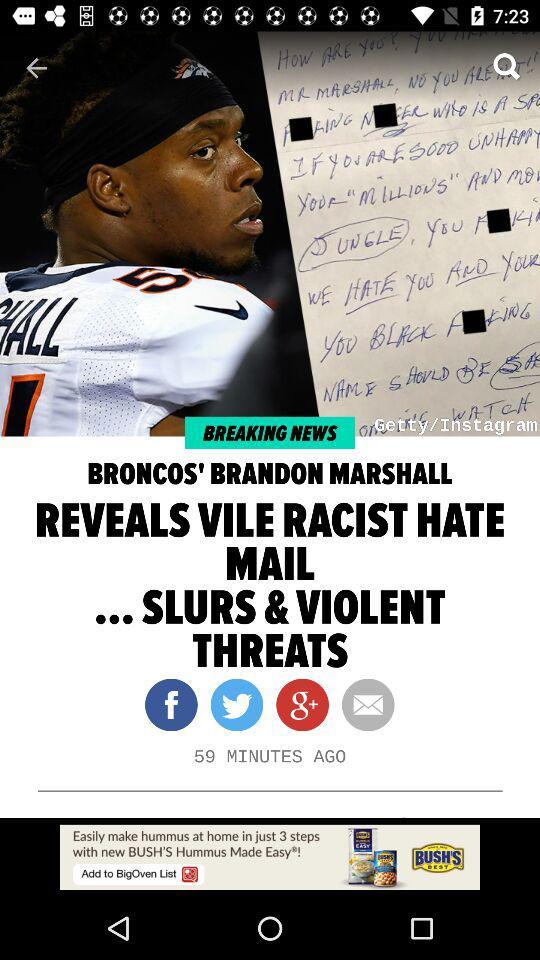  Describe the element at coordinates (171, 705) in the screenshot. I see `the facebook icon` at that location.